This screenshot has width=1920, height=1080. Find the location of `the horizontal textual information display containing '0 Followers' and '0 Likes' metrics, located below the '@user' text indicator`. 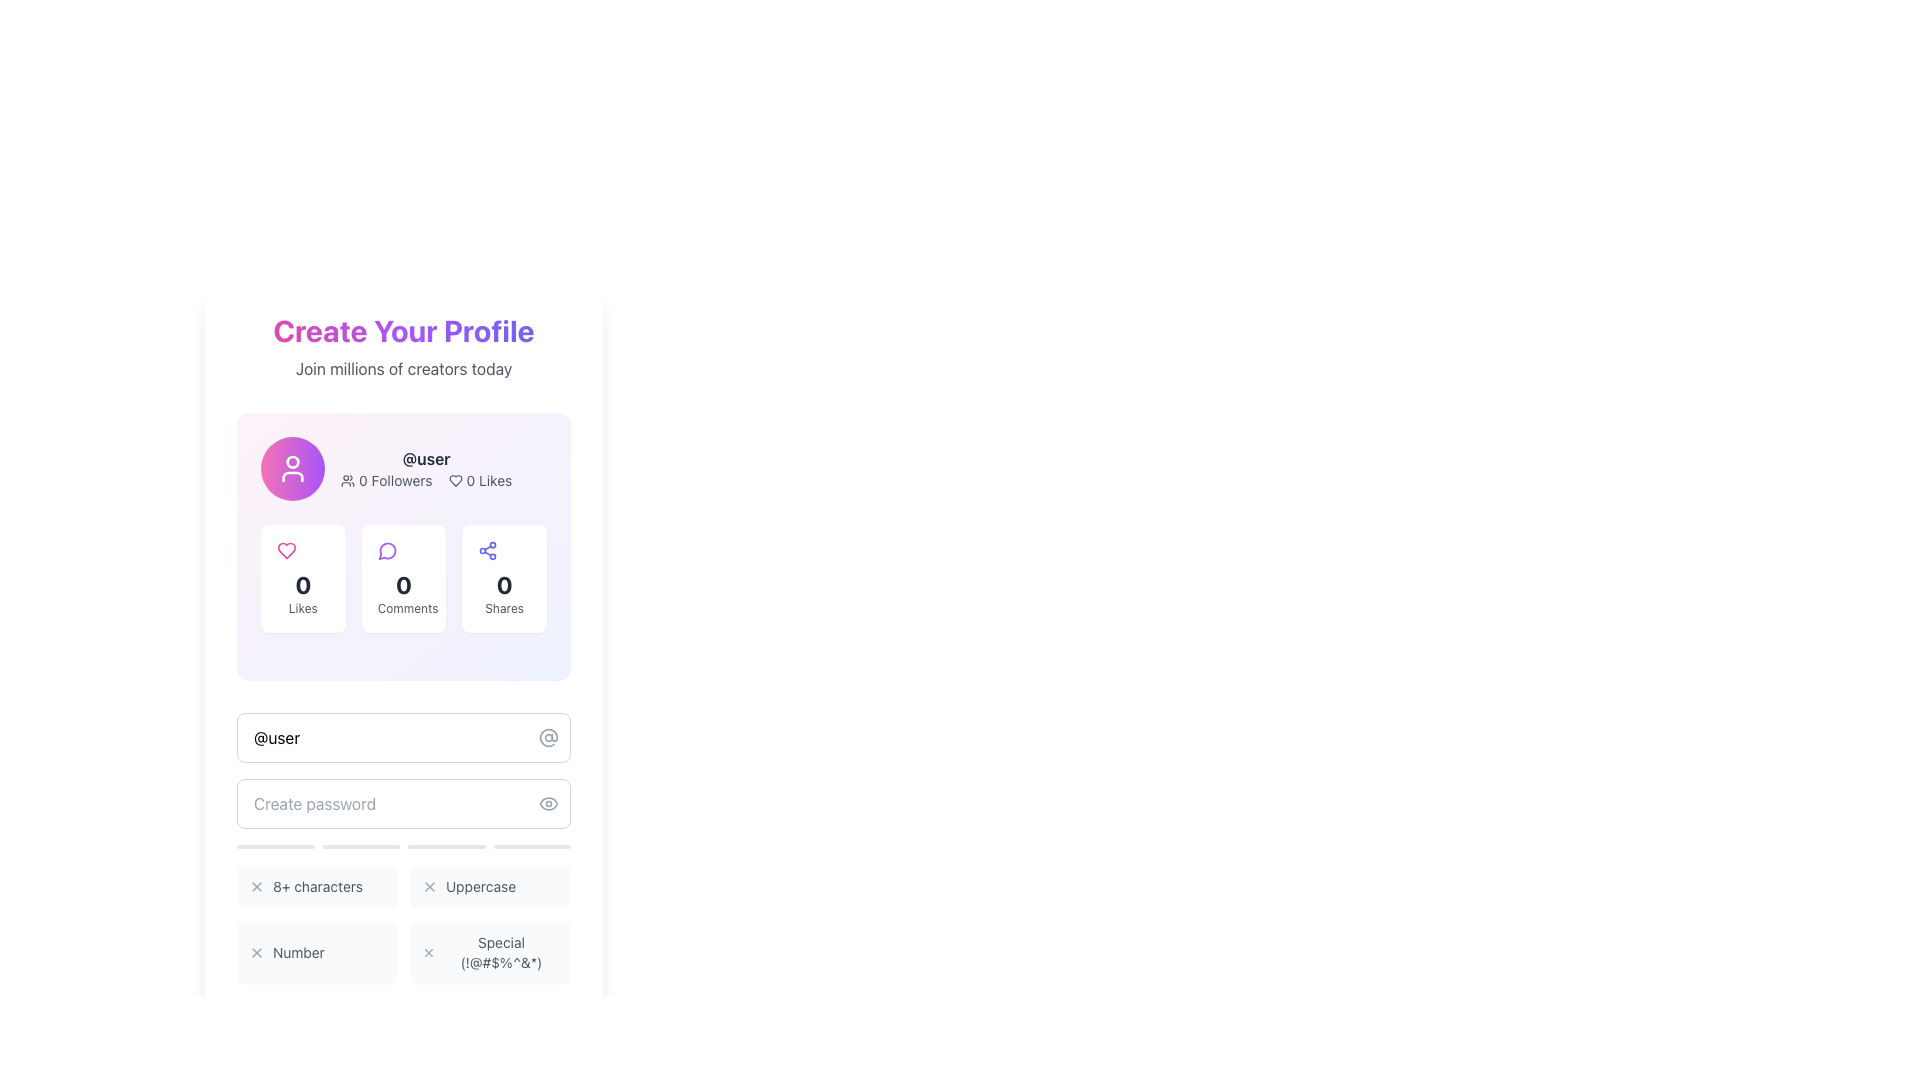

the horizontal textual information display containing '0 Followers' and '0 Likes' metrics, located below the '@user' text indicator is located at coordinates (425, 481).